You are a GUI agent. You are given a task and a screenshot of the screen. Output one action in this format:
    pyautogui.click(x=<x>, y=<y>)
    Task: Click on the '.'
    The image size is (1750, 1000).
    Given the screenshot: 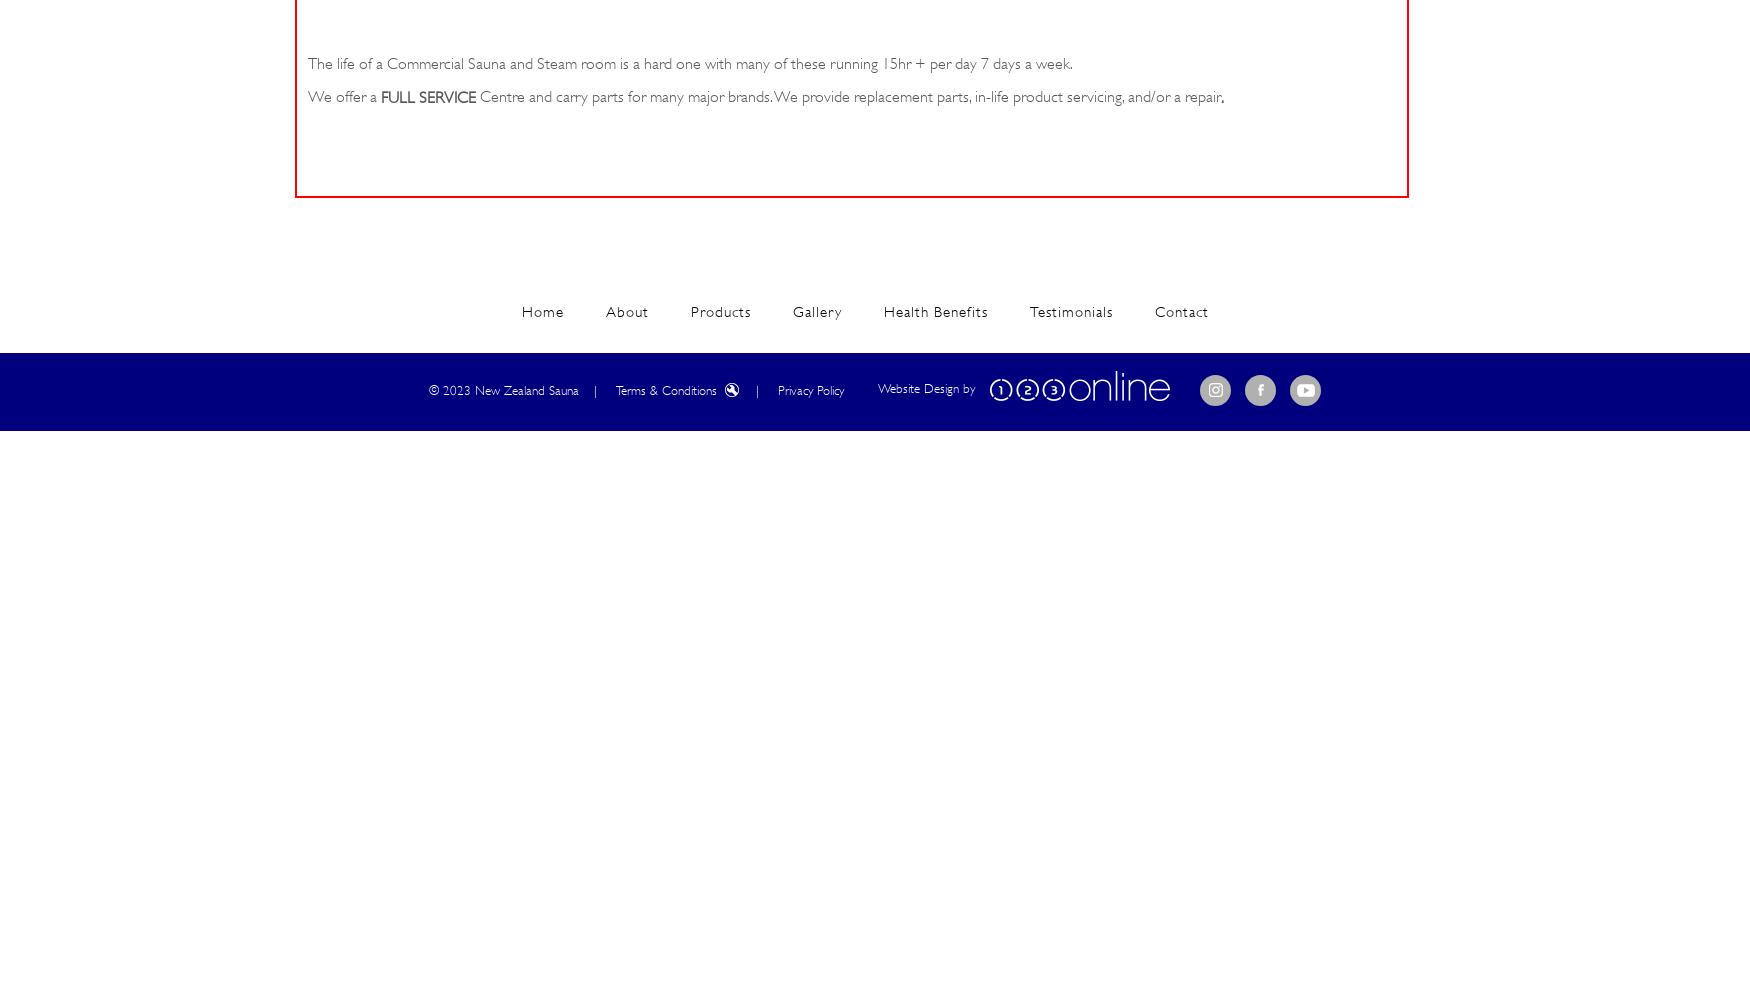 What is the action you would take?
    pyautogui.click(x=1222, y=97)
    